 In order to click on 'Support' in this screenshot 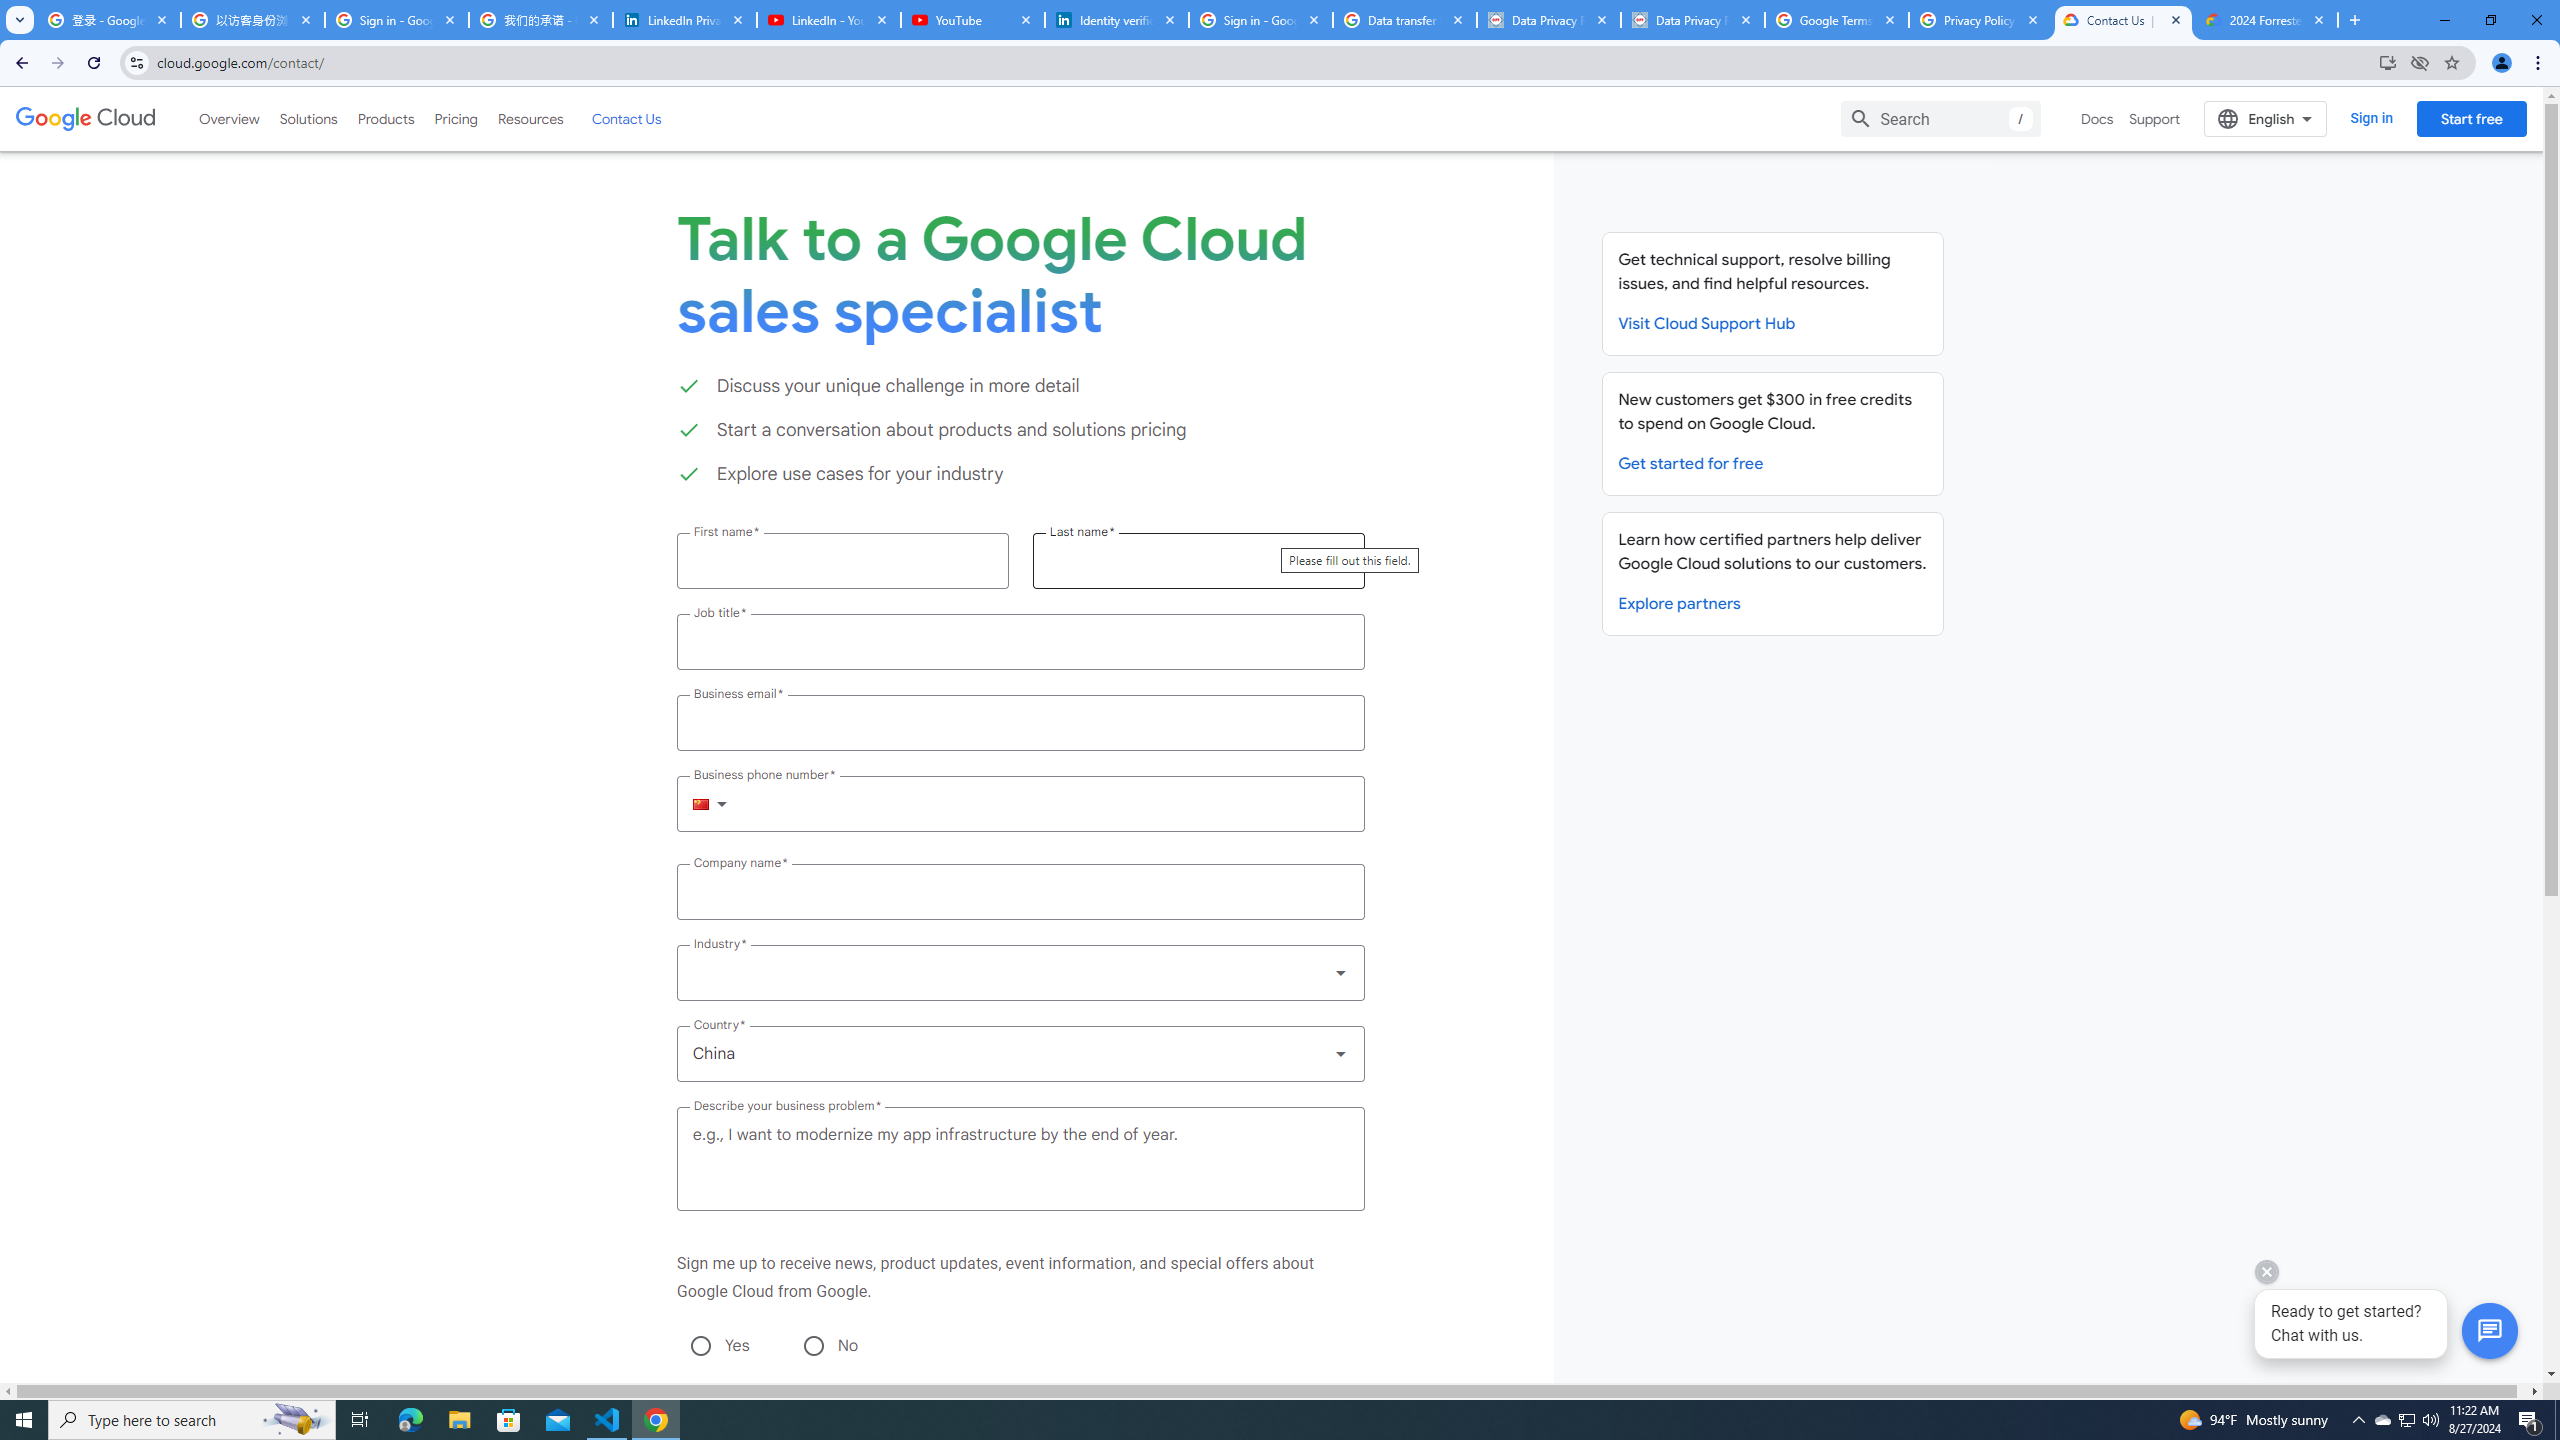, I will do `click(2155, 118)`.